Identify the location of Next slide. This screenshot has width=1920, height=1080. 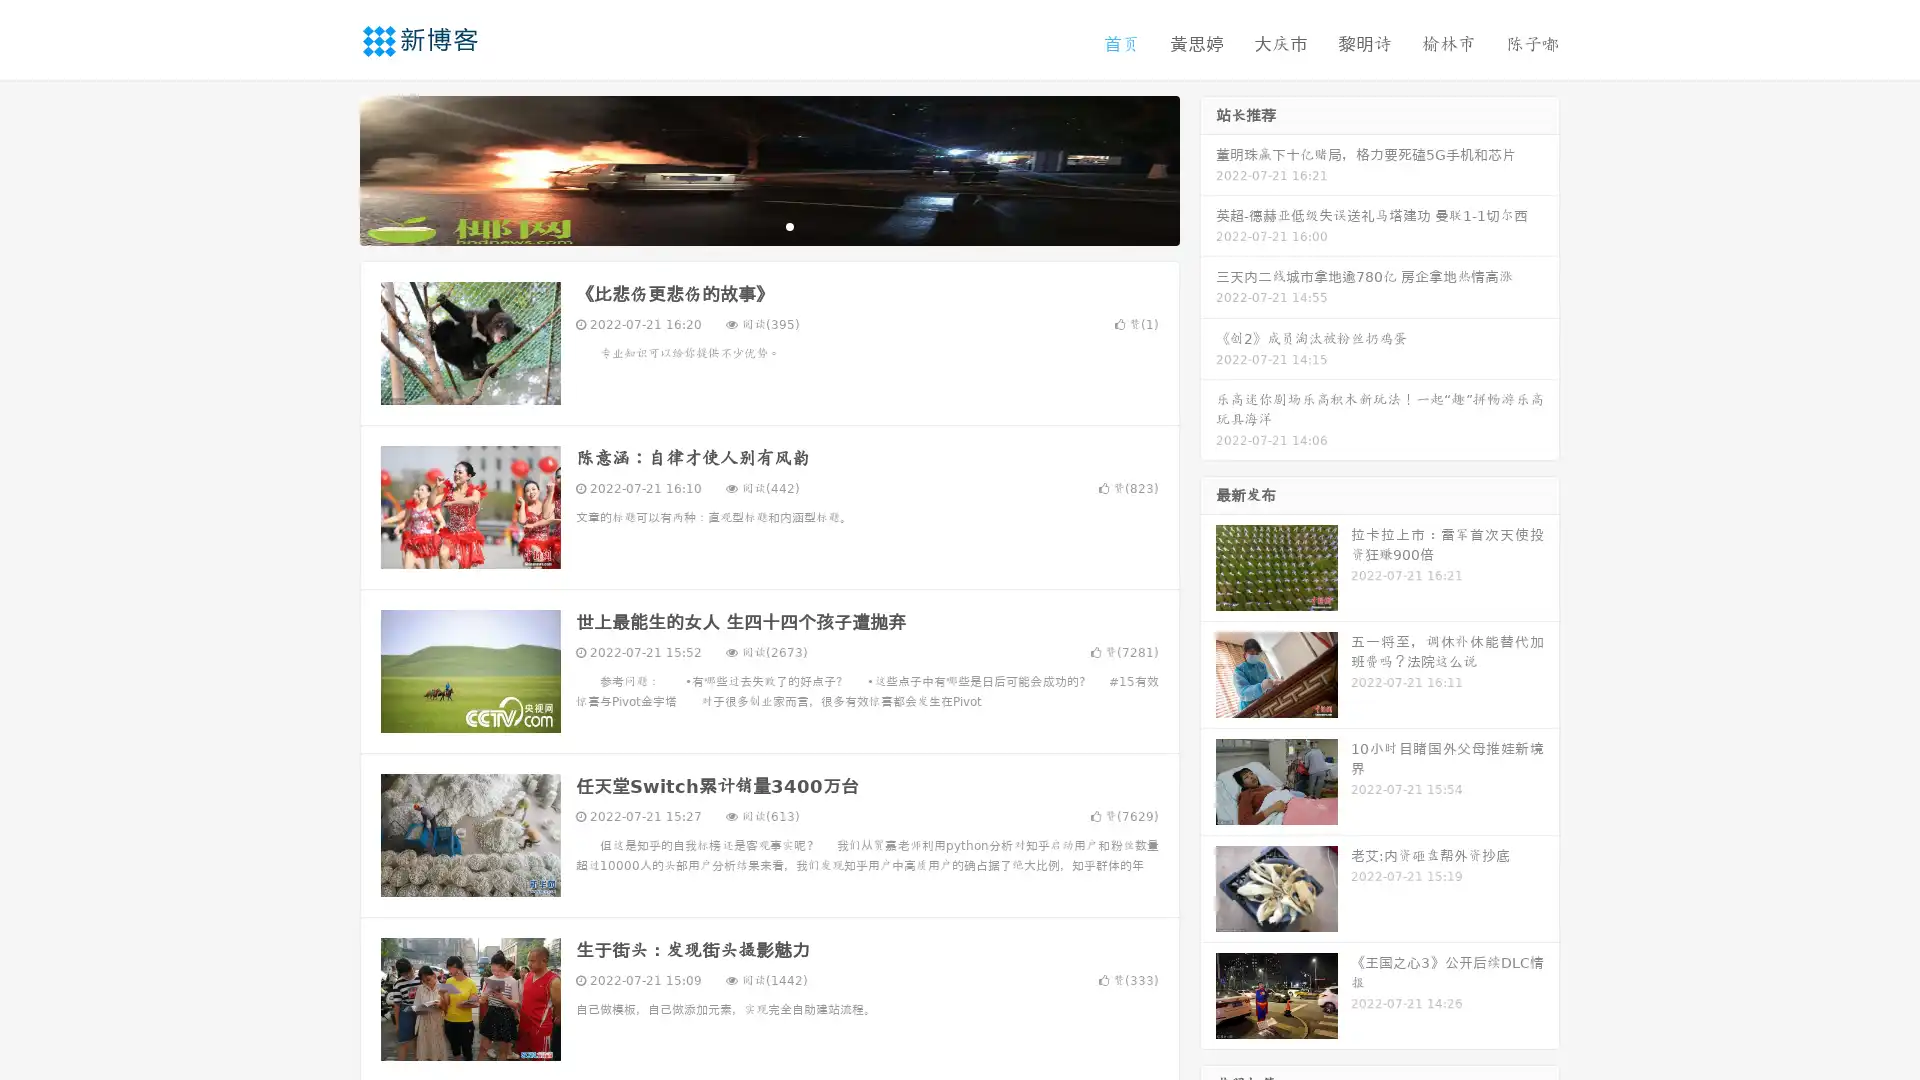
(1208, 168).